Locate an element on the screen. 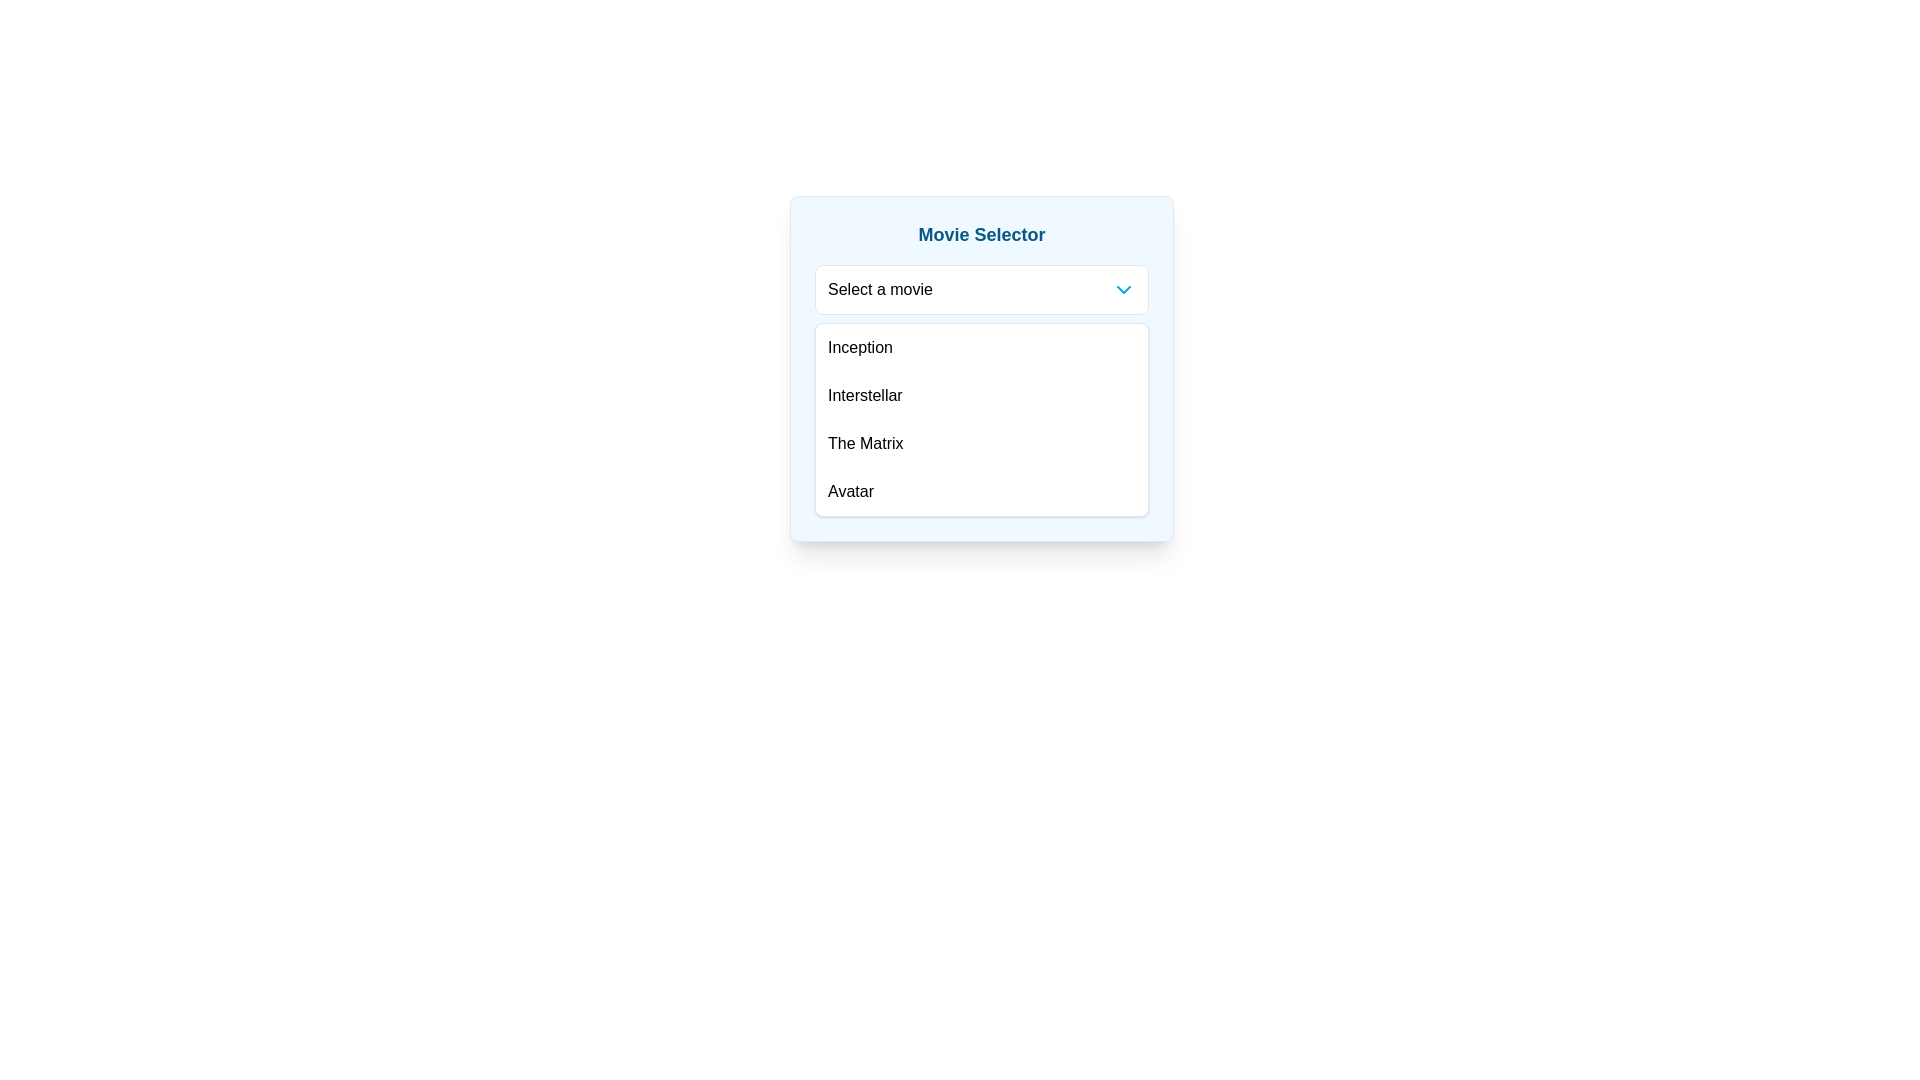 This screenshot has width=1920, height=1080. the fourth item in the dropdown menu representing the movie 'Avatar' is located at coordinates (982, 492).